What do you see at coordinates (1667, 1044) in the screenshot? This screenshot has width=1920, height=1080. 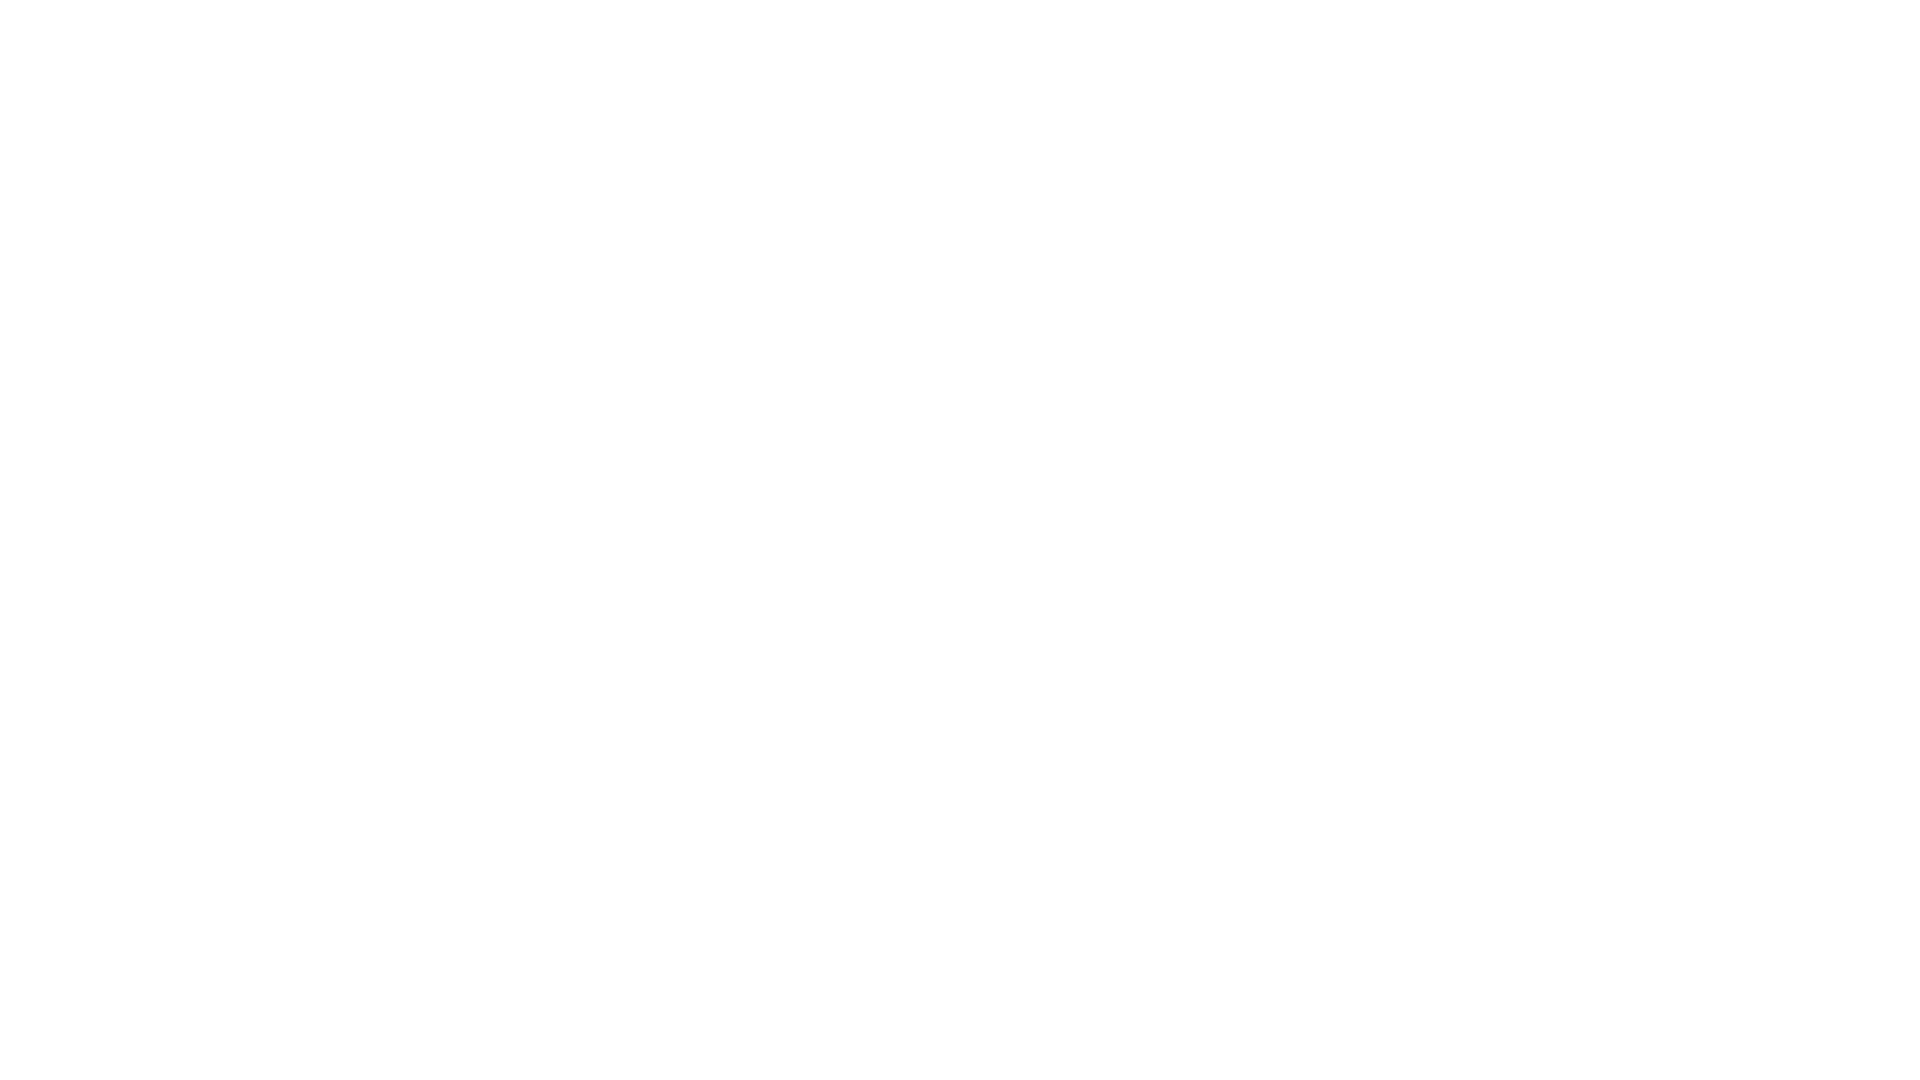 I see `Non, merci.` at bounding box center [1667, 1044].